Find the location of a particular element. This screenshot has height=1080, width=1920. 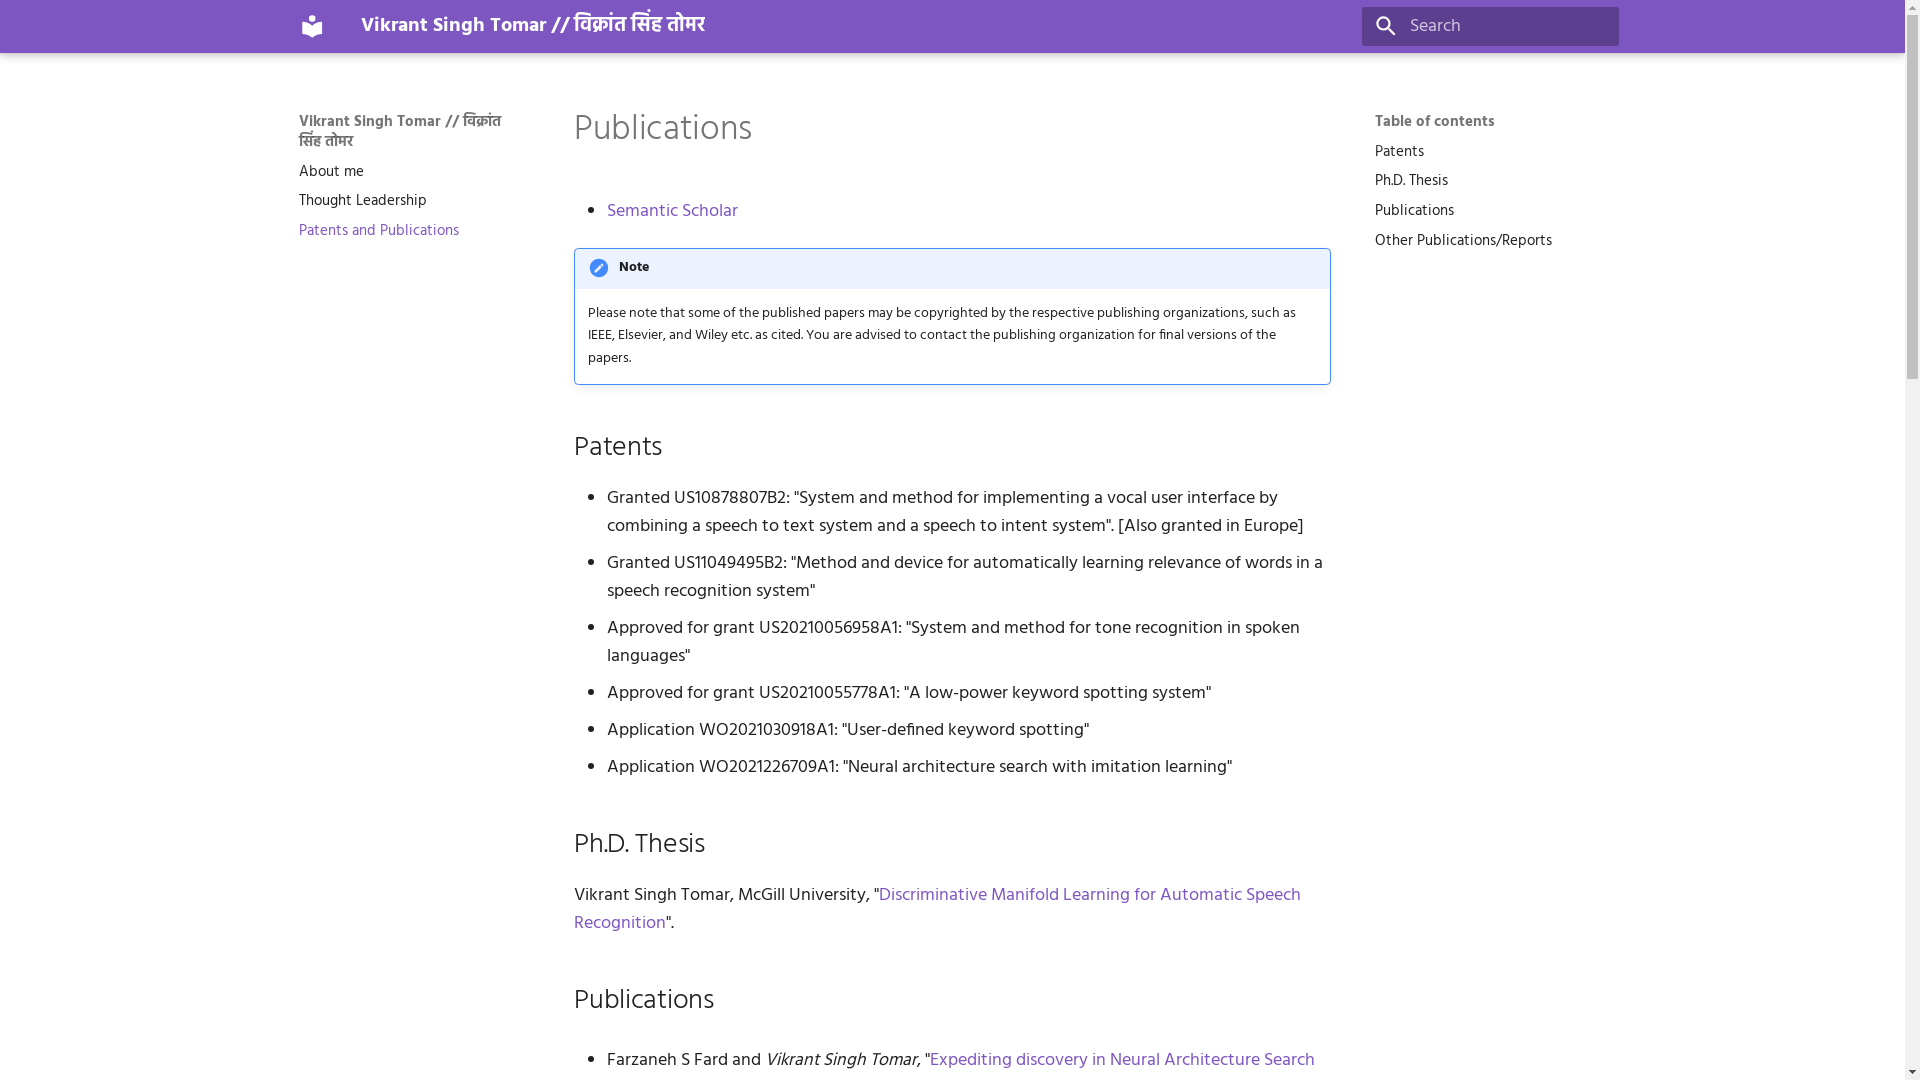

'About me' is located at coordinates (411, 171).